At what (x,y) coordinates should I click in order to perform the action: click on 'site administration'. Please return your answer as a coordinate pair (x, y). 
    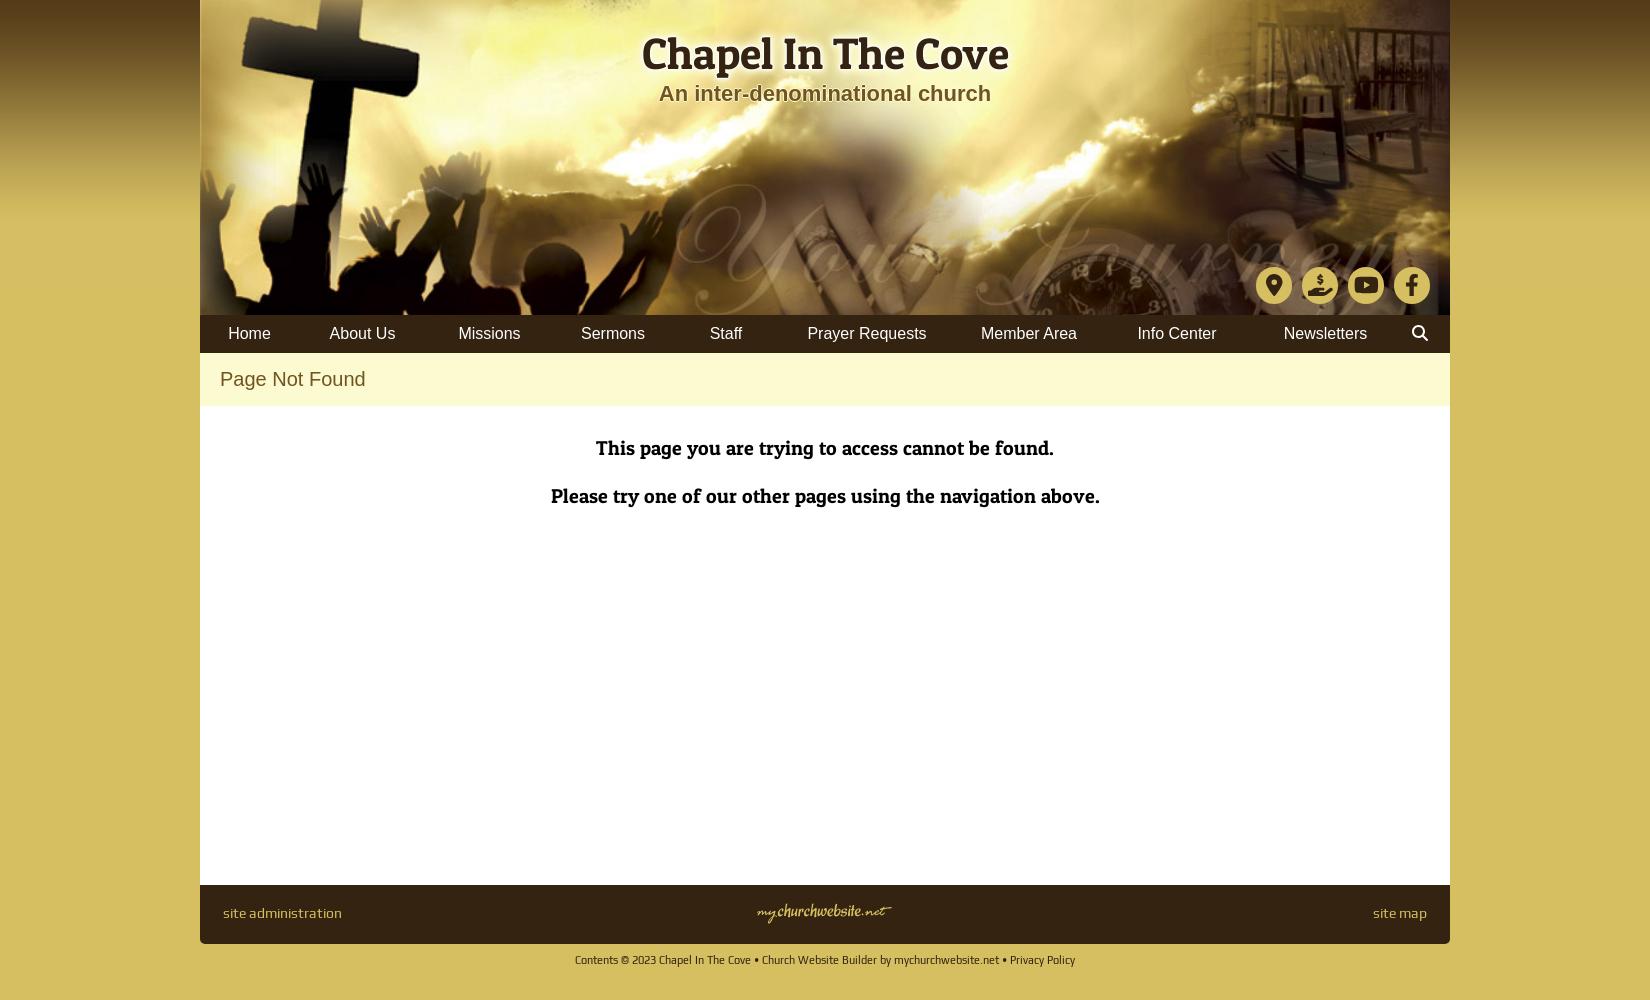
    Looking at the image, I should click on (282, 913).